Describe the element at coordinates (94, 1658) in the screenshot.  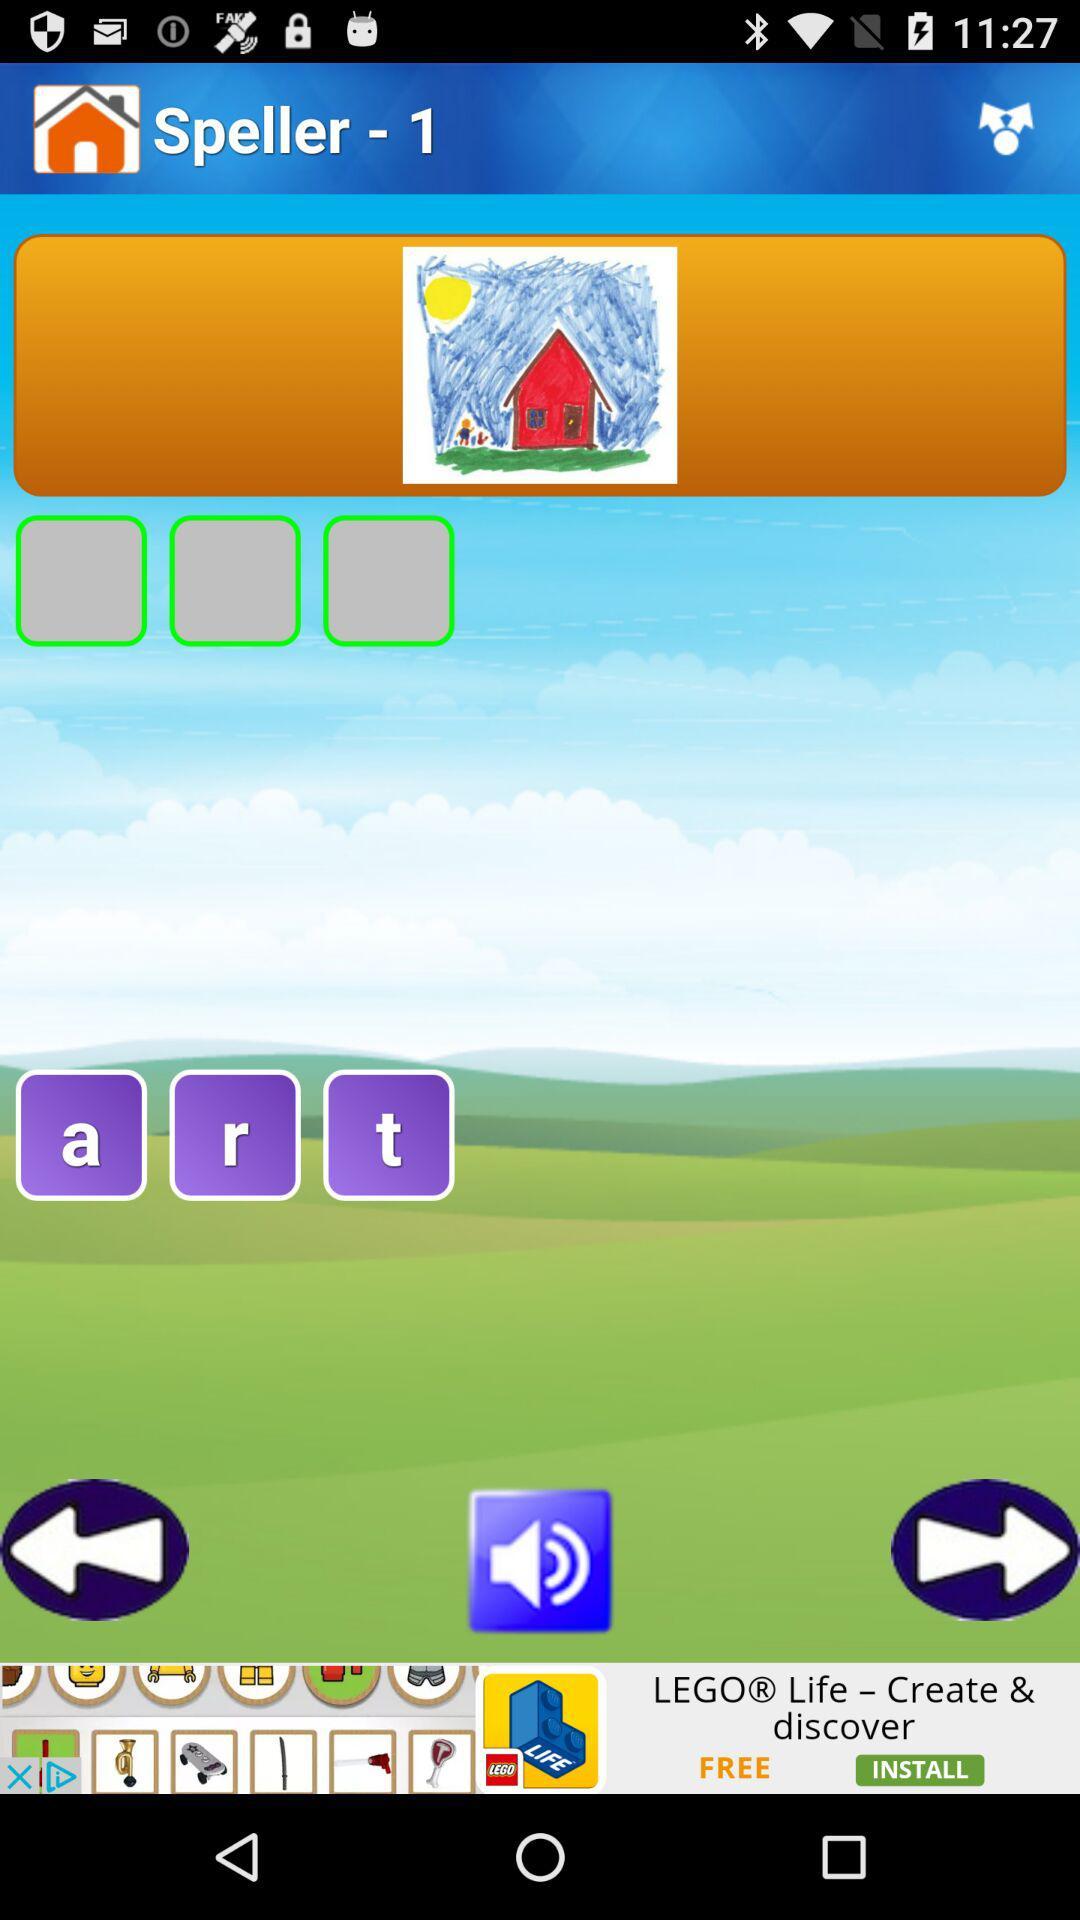
I see `the arrow_backward icon` at that location.